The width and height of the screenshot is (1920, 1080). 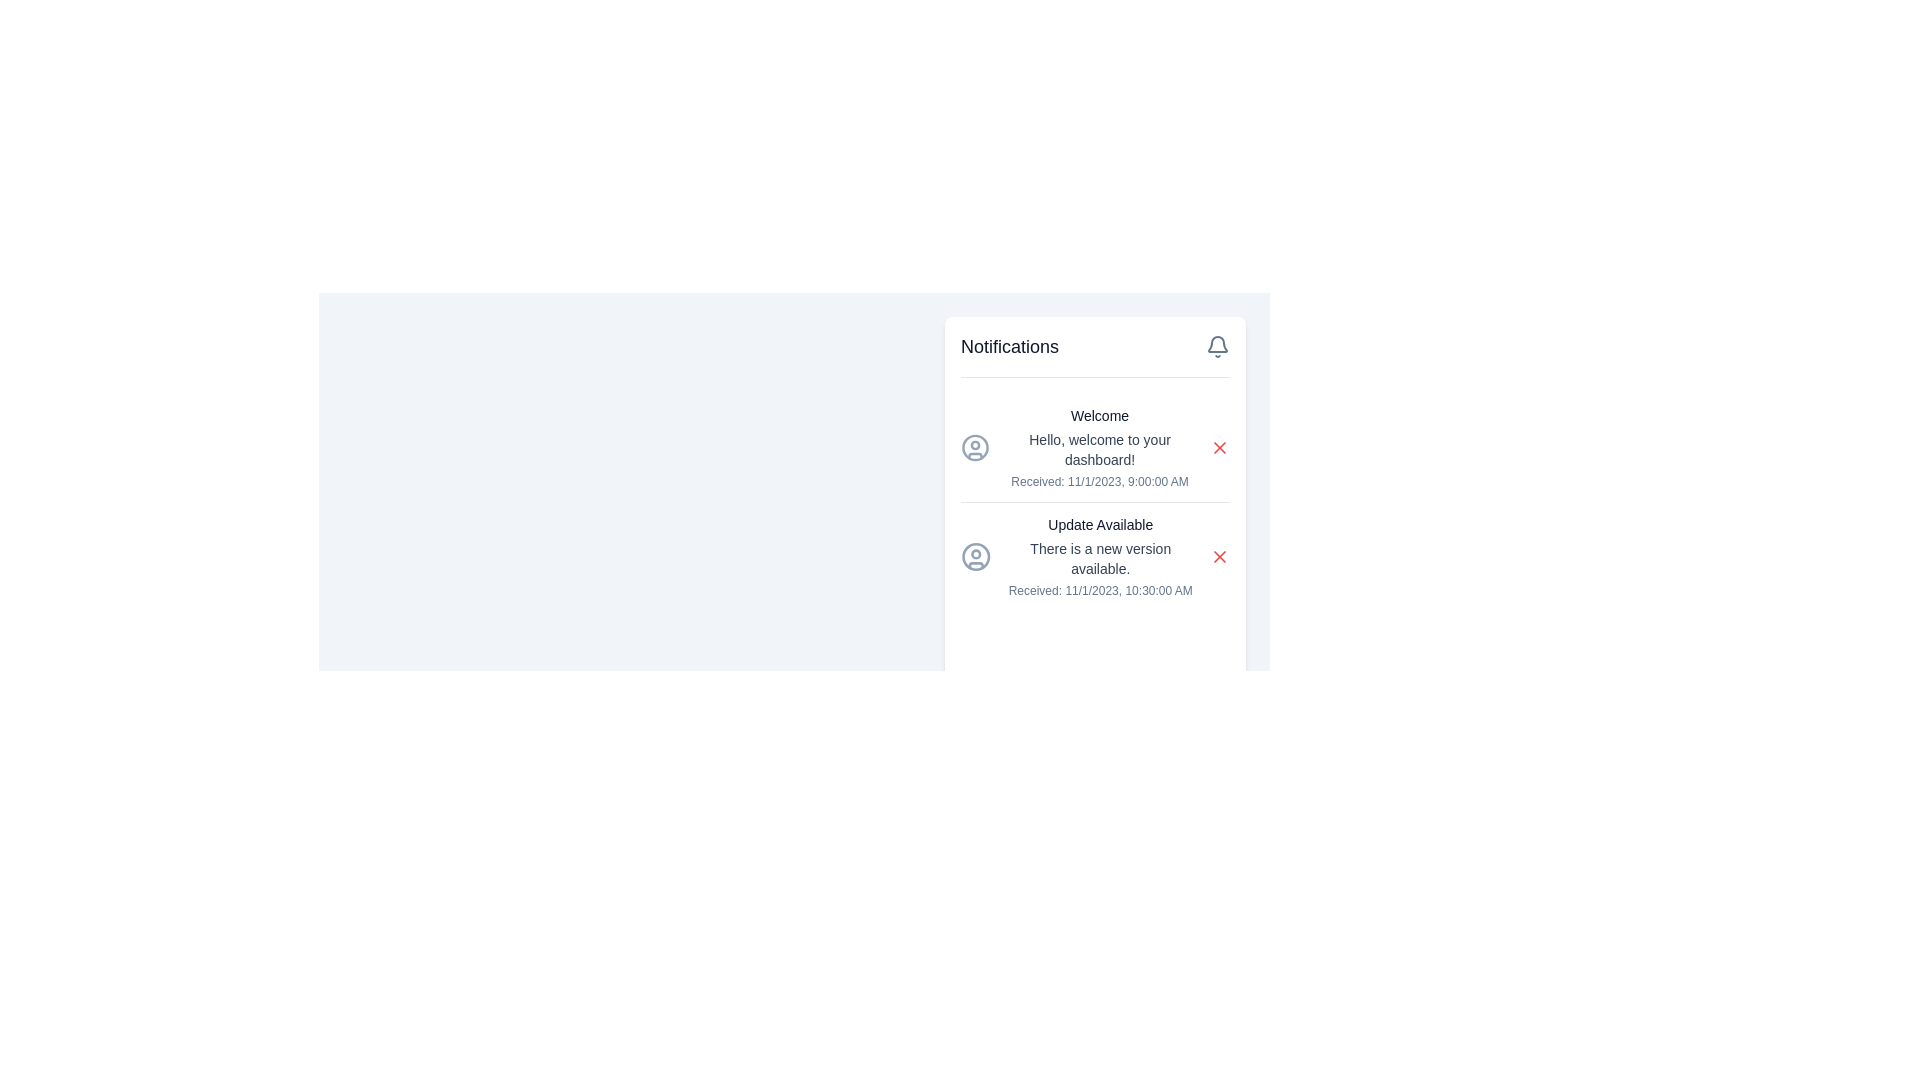 I want to click on the delete icon located at the end of the notification card in the notifications panel, so click(x=1218, y=446).